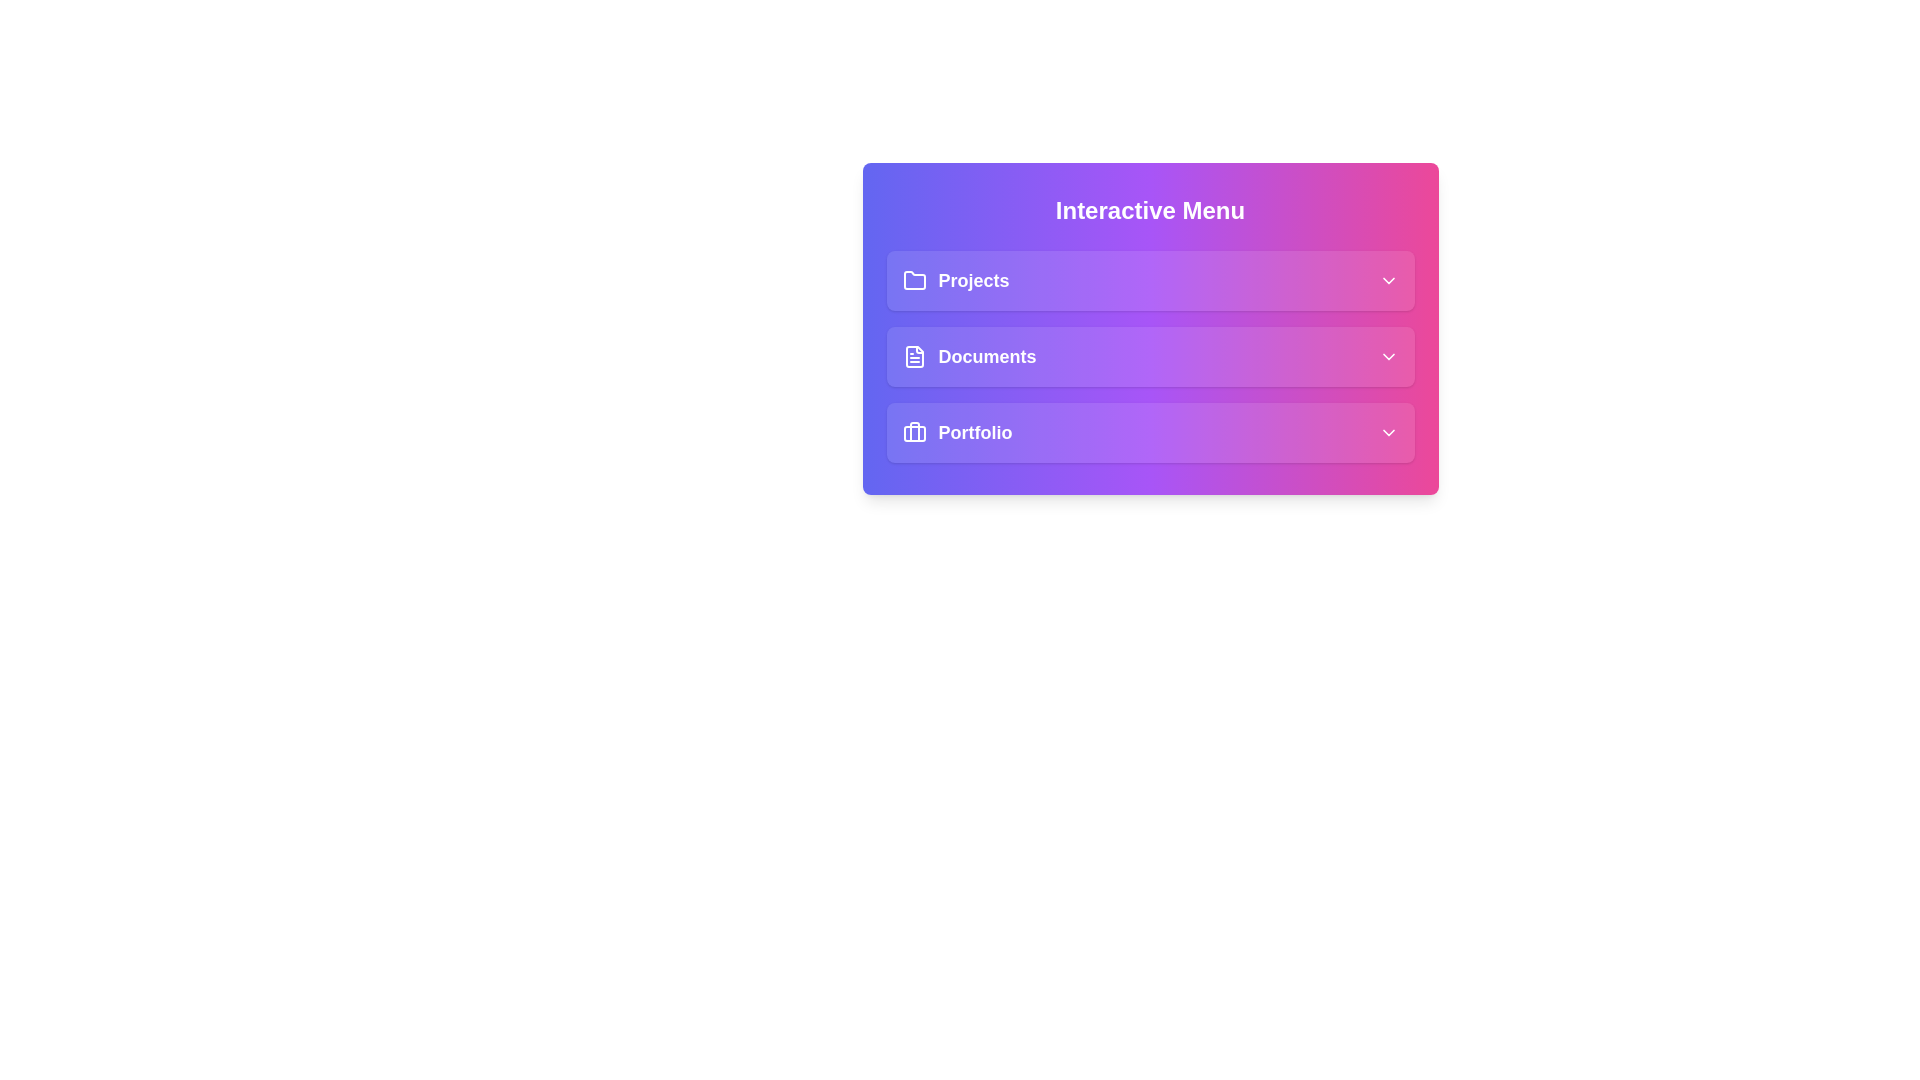 This screenshot has width=1920, height=1080. Describe the element at coordinates (913, 280) in the screenshot. I see `the 'Projects' vector graphic icon, which is the first icon in a vertical list of three, located next to the text 'Projects'` at that location.